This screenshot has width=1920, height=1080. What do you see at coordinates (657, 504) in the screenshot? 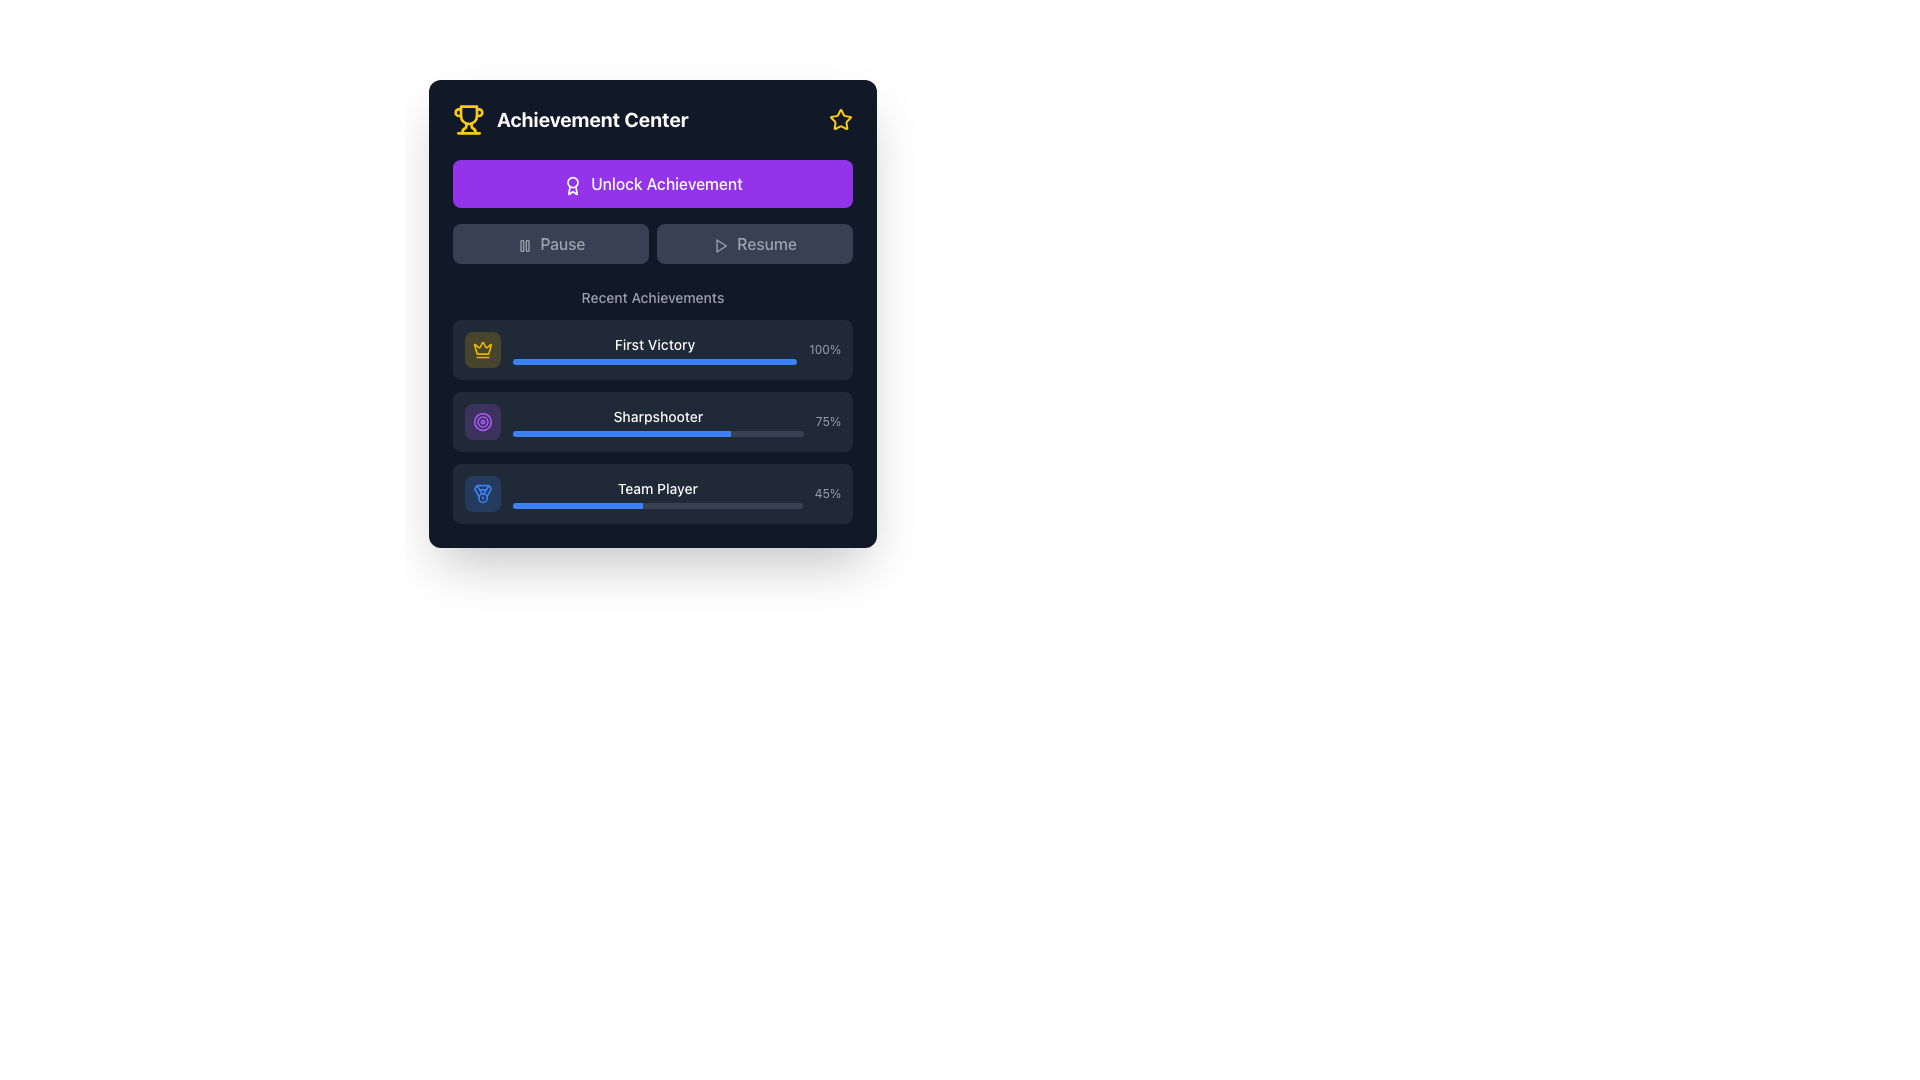
I see `the progress value visually by focusing on the blue filling of the progress bar for the 'Team Player' achievement, located at the bottom of the achievements section` at bounding box center [657, 504].